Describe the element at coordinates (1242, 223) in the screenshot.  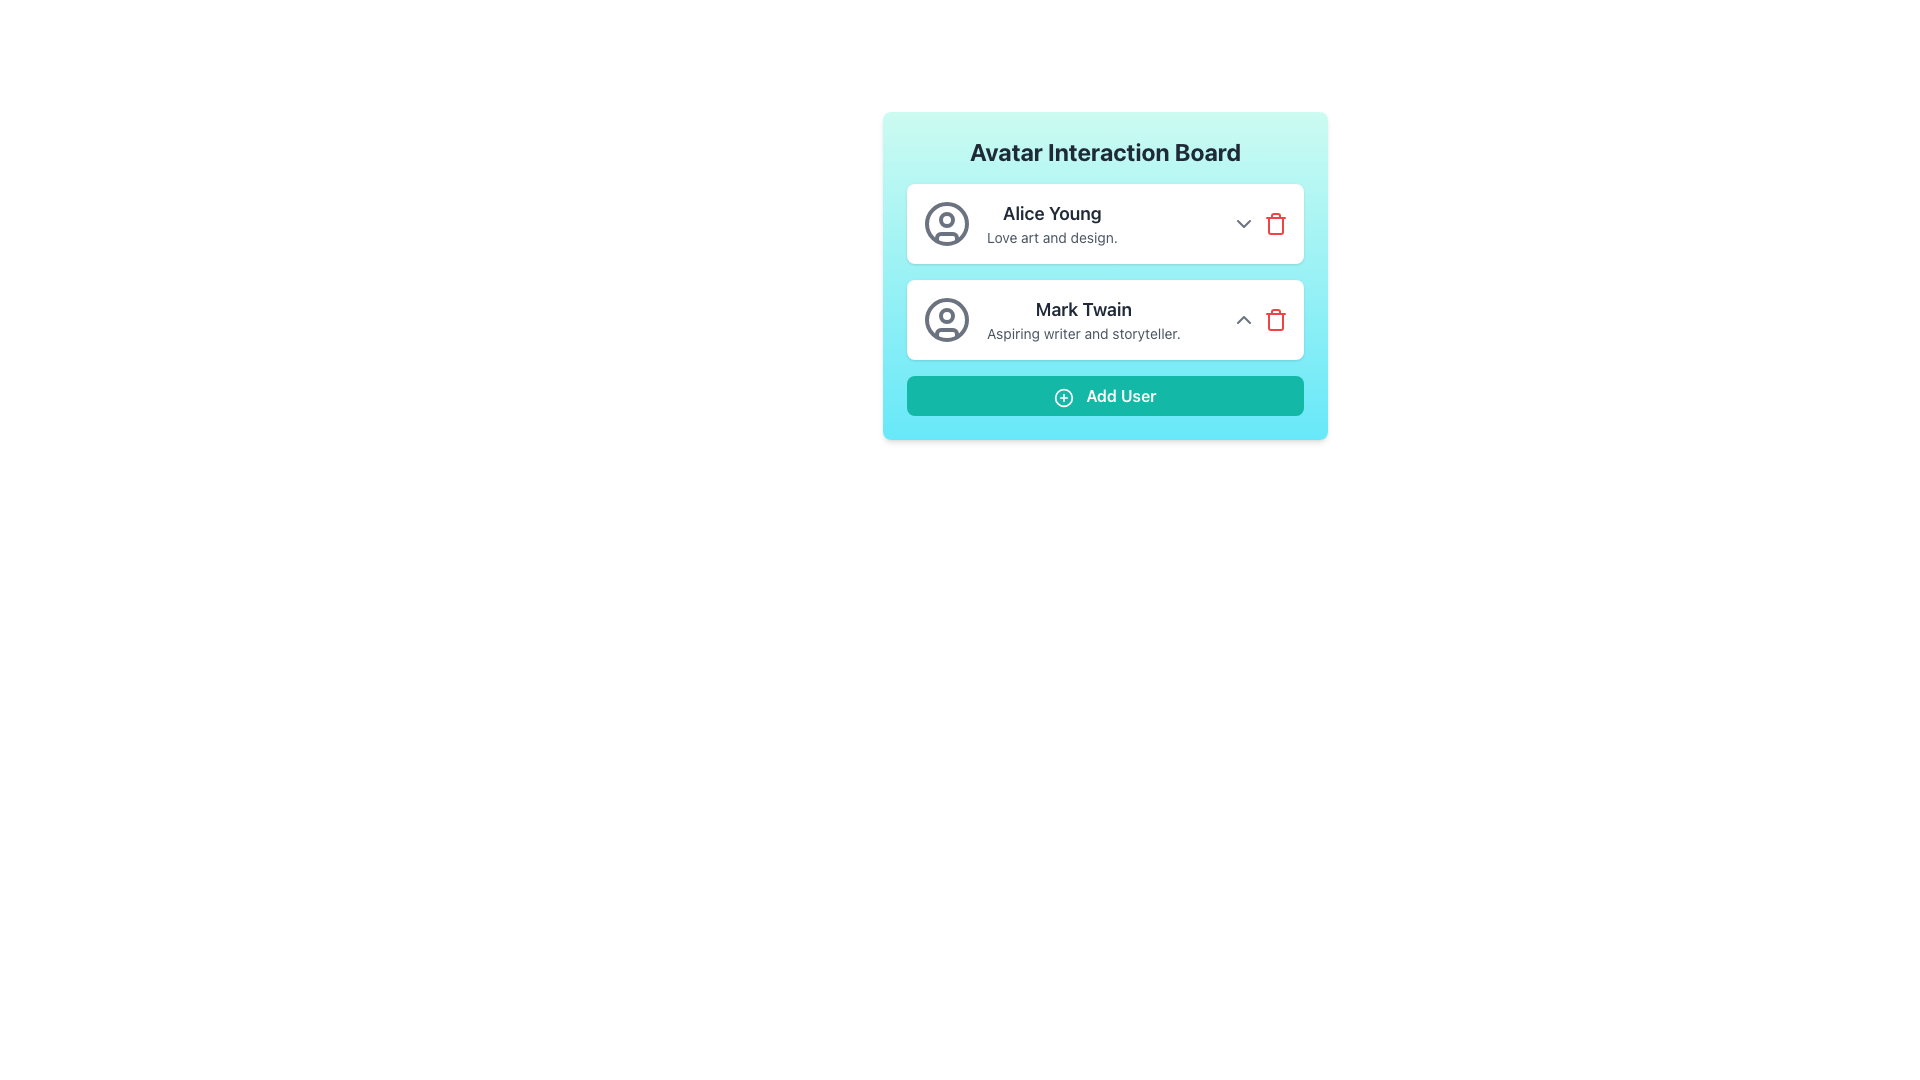
I see `the downward-pointing chevron icon located at the far right of the user information row` at that location.